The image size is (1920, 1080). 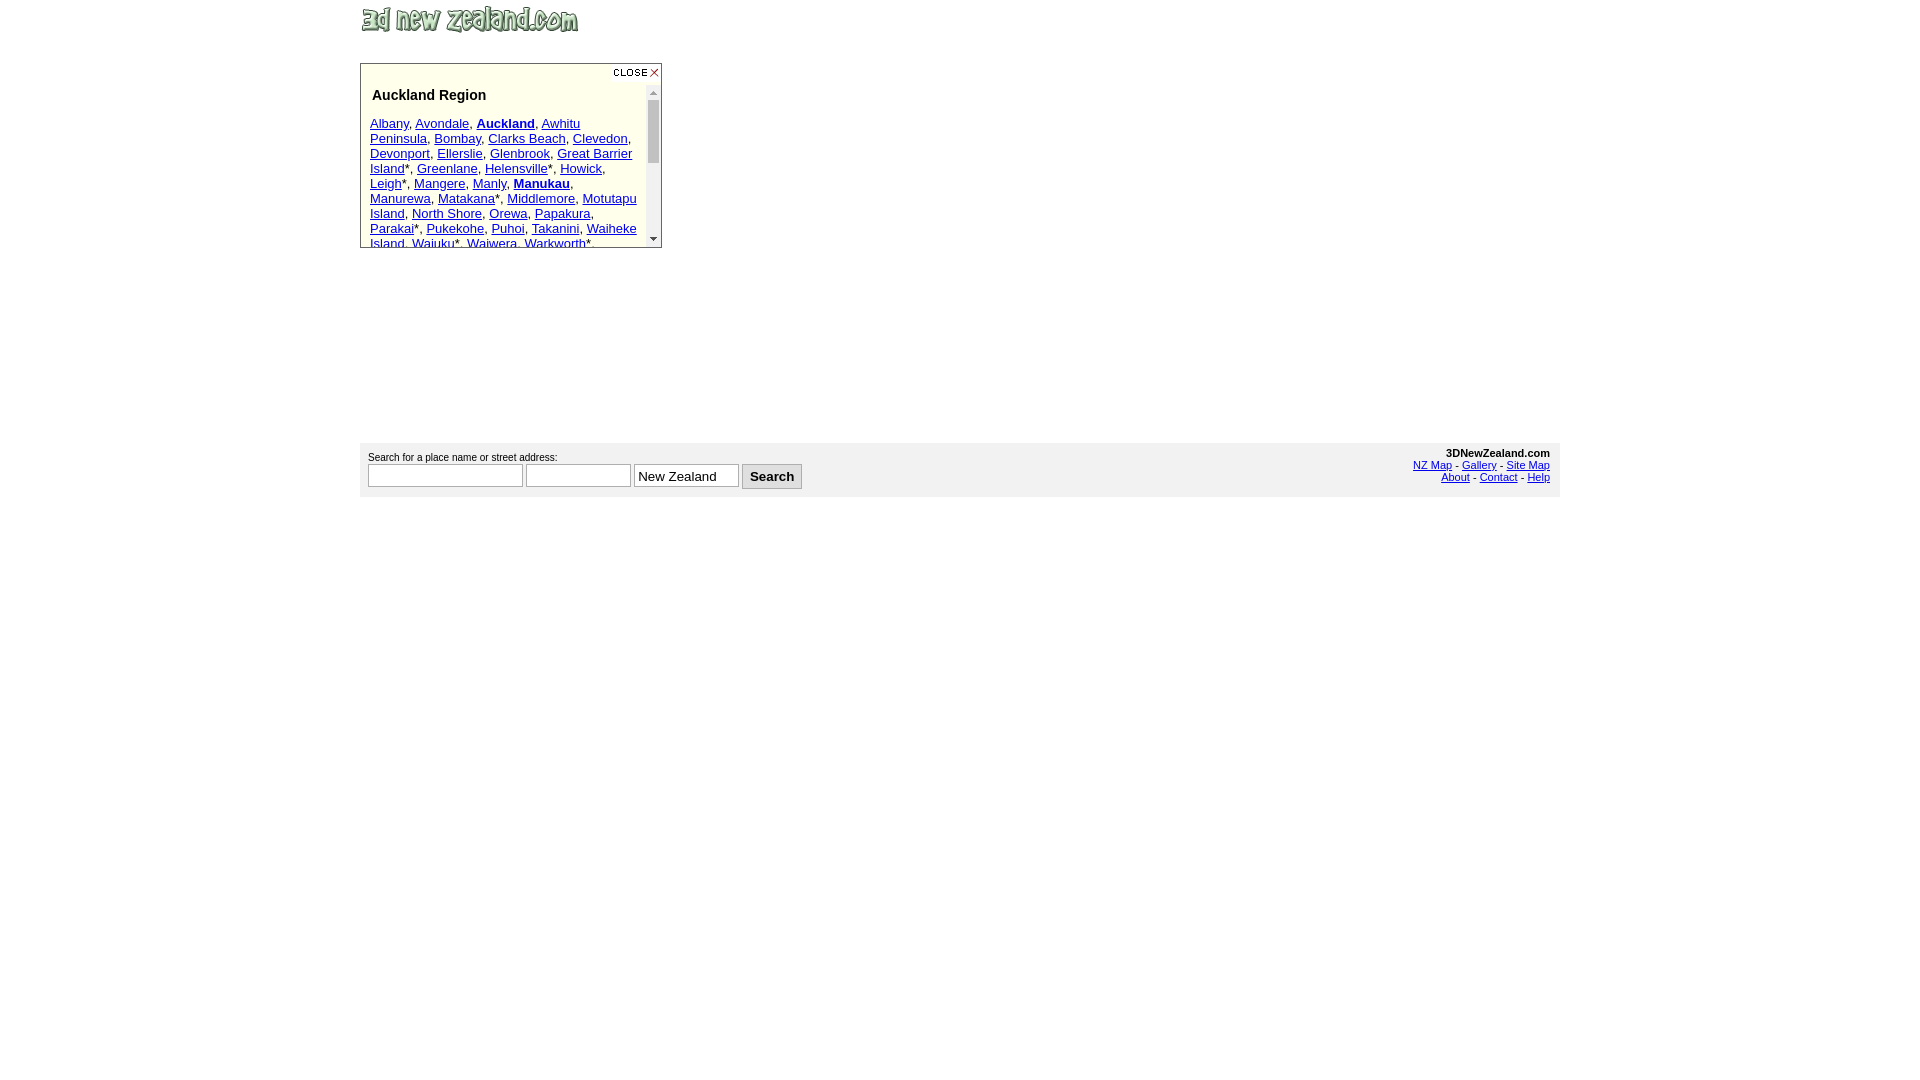 I want to click on 'Harbour Bridge', so click(x=416, y=332).